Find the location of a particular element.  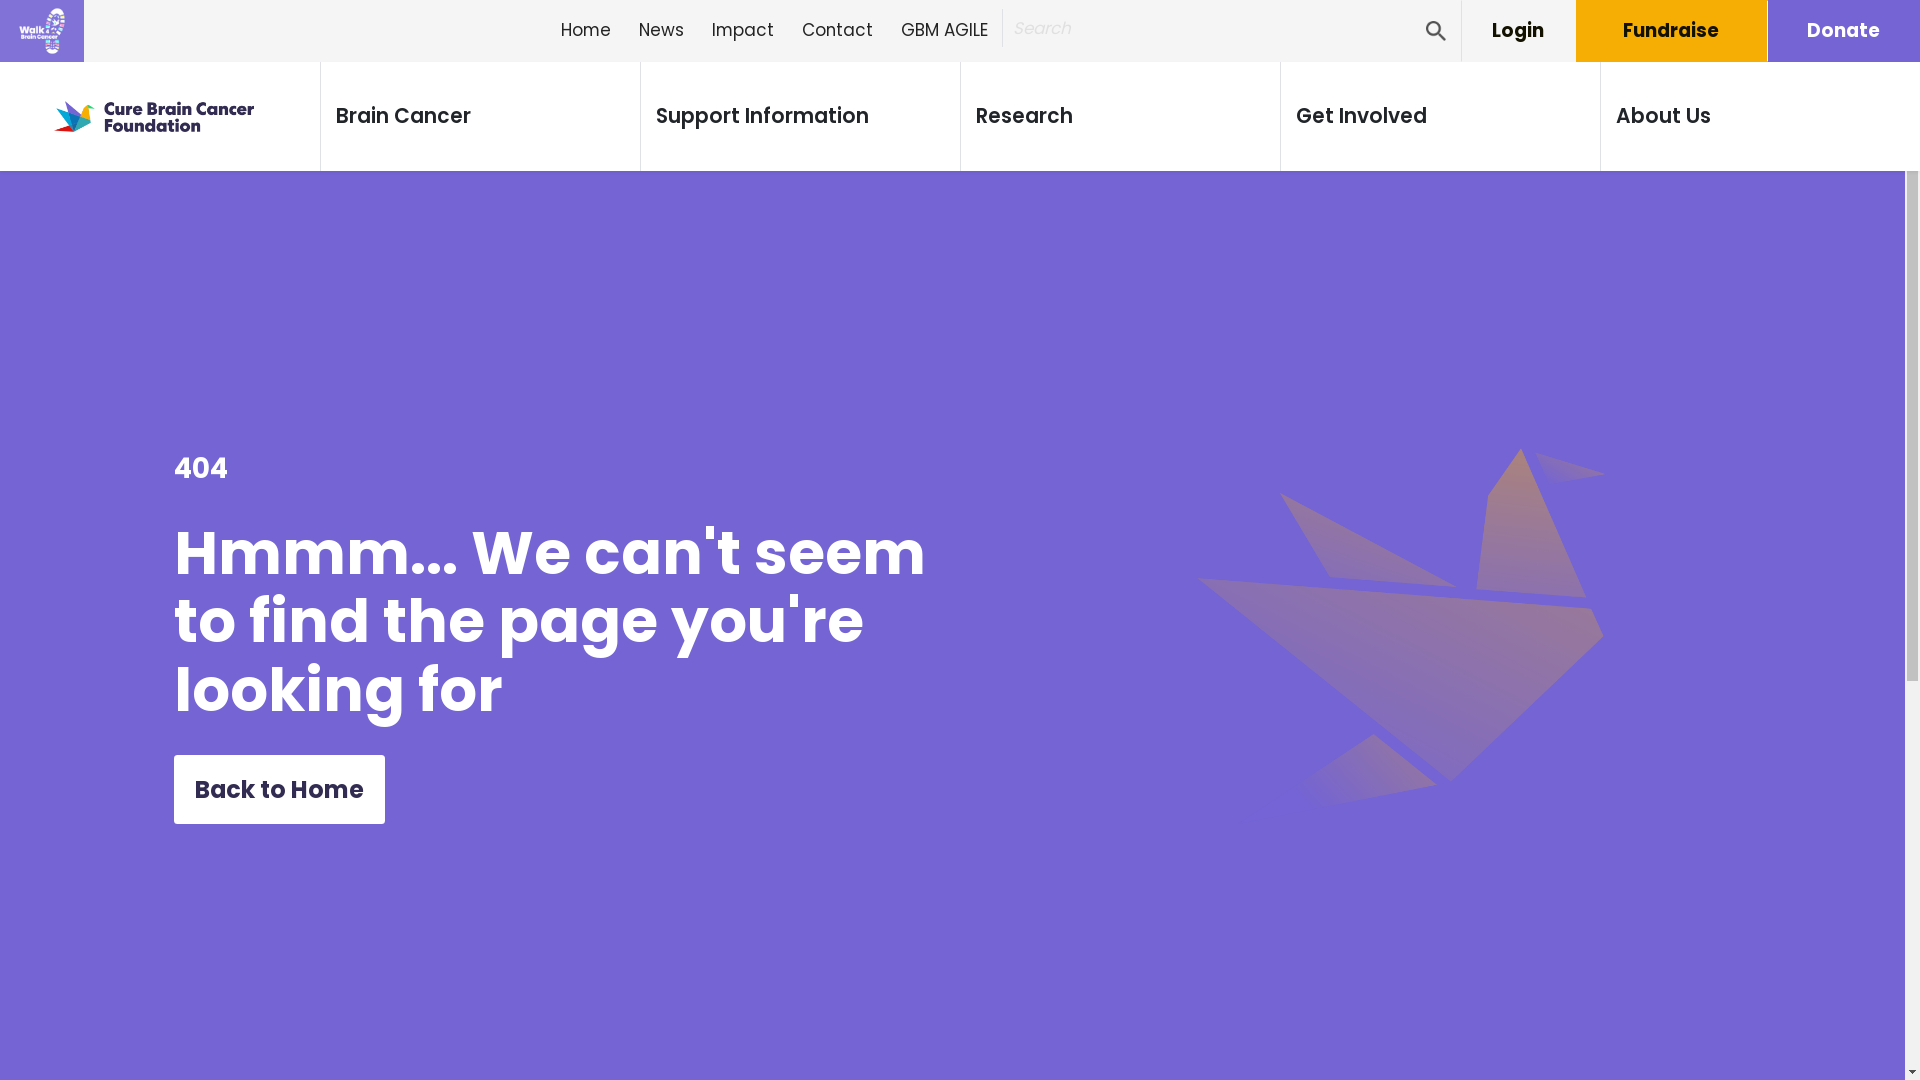

'Get Involved' is located at coordinates (1360, 116).